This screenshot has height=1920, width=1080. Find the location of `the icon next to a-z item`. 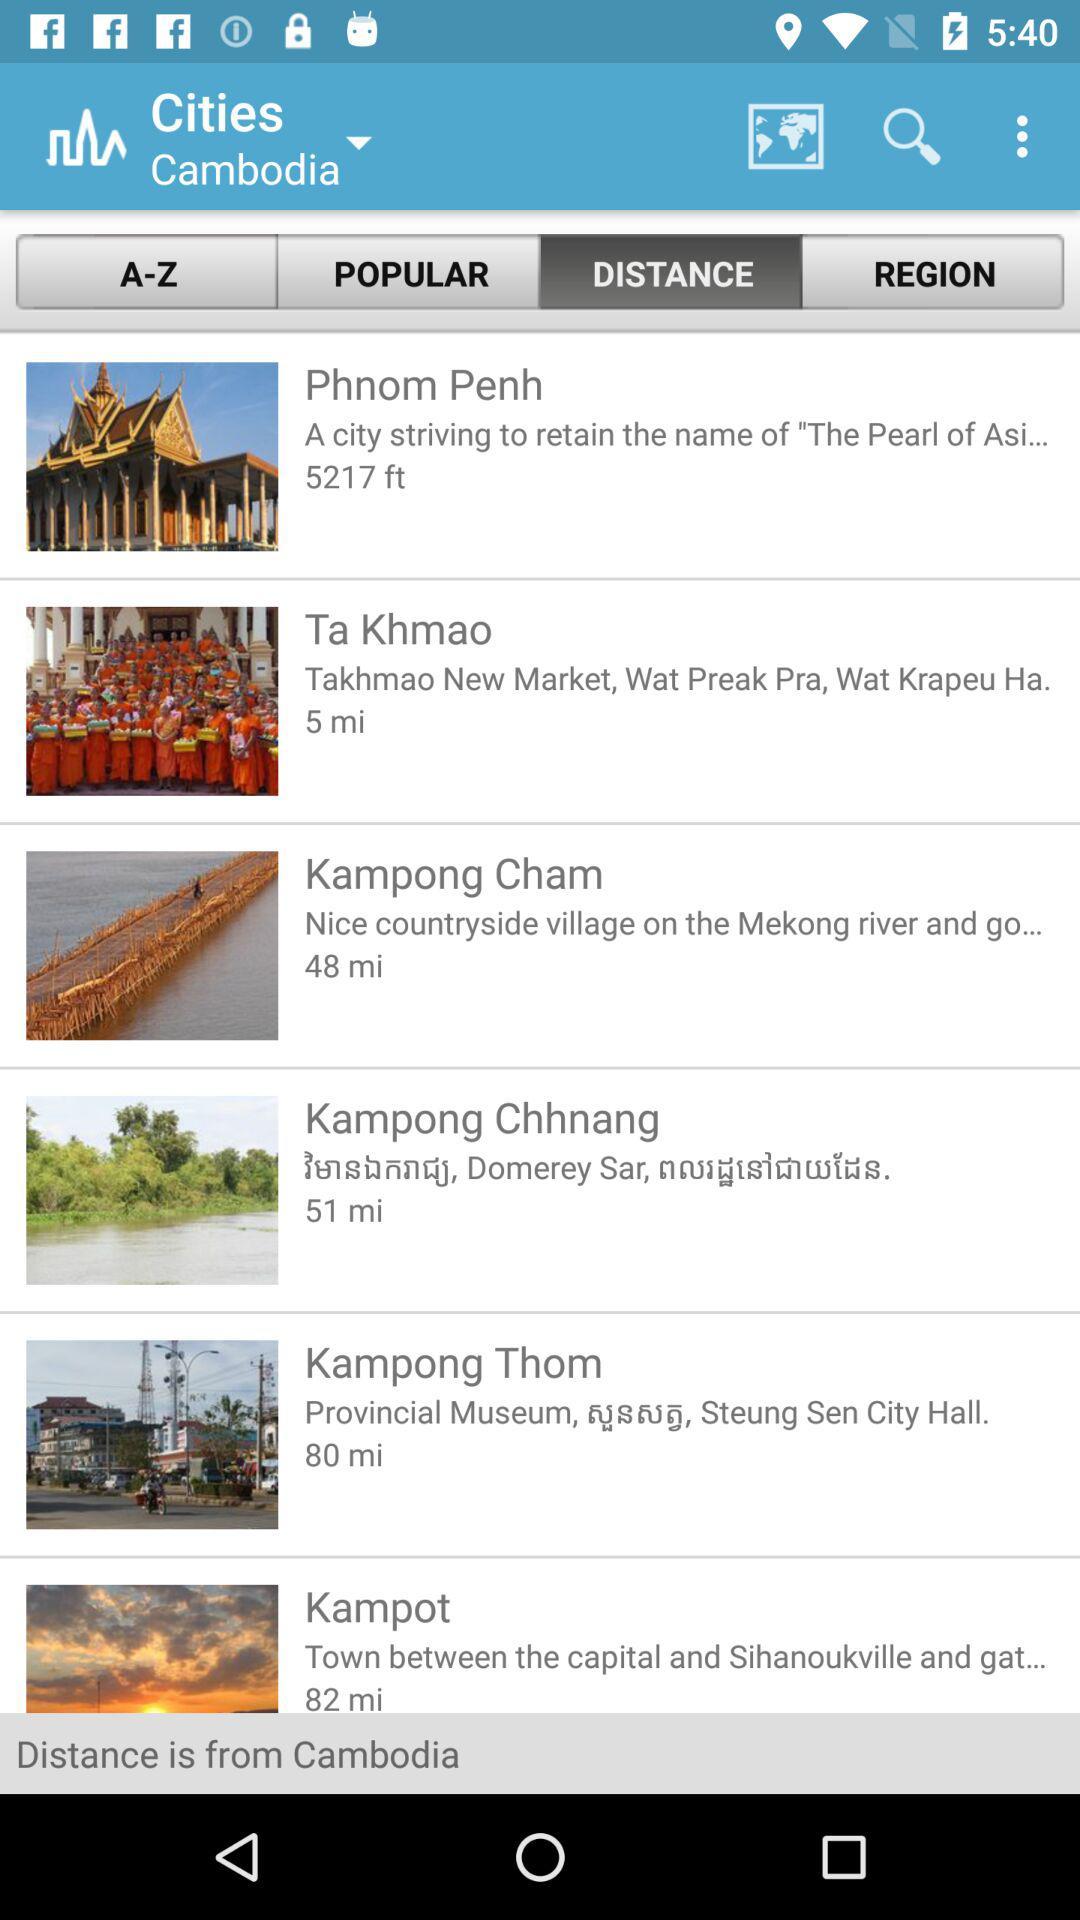

the icon next to a-z item is located at coordinates (408, 272).